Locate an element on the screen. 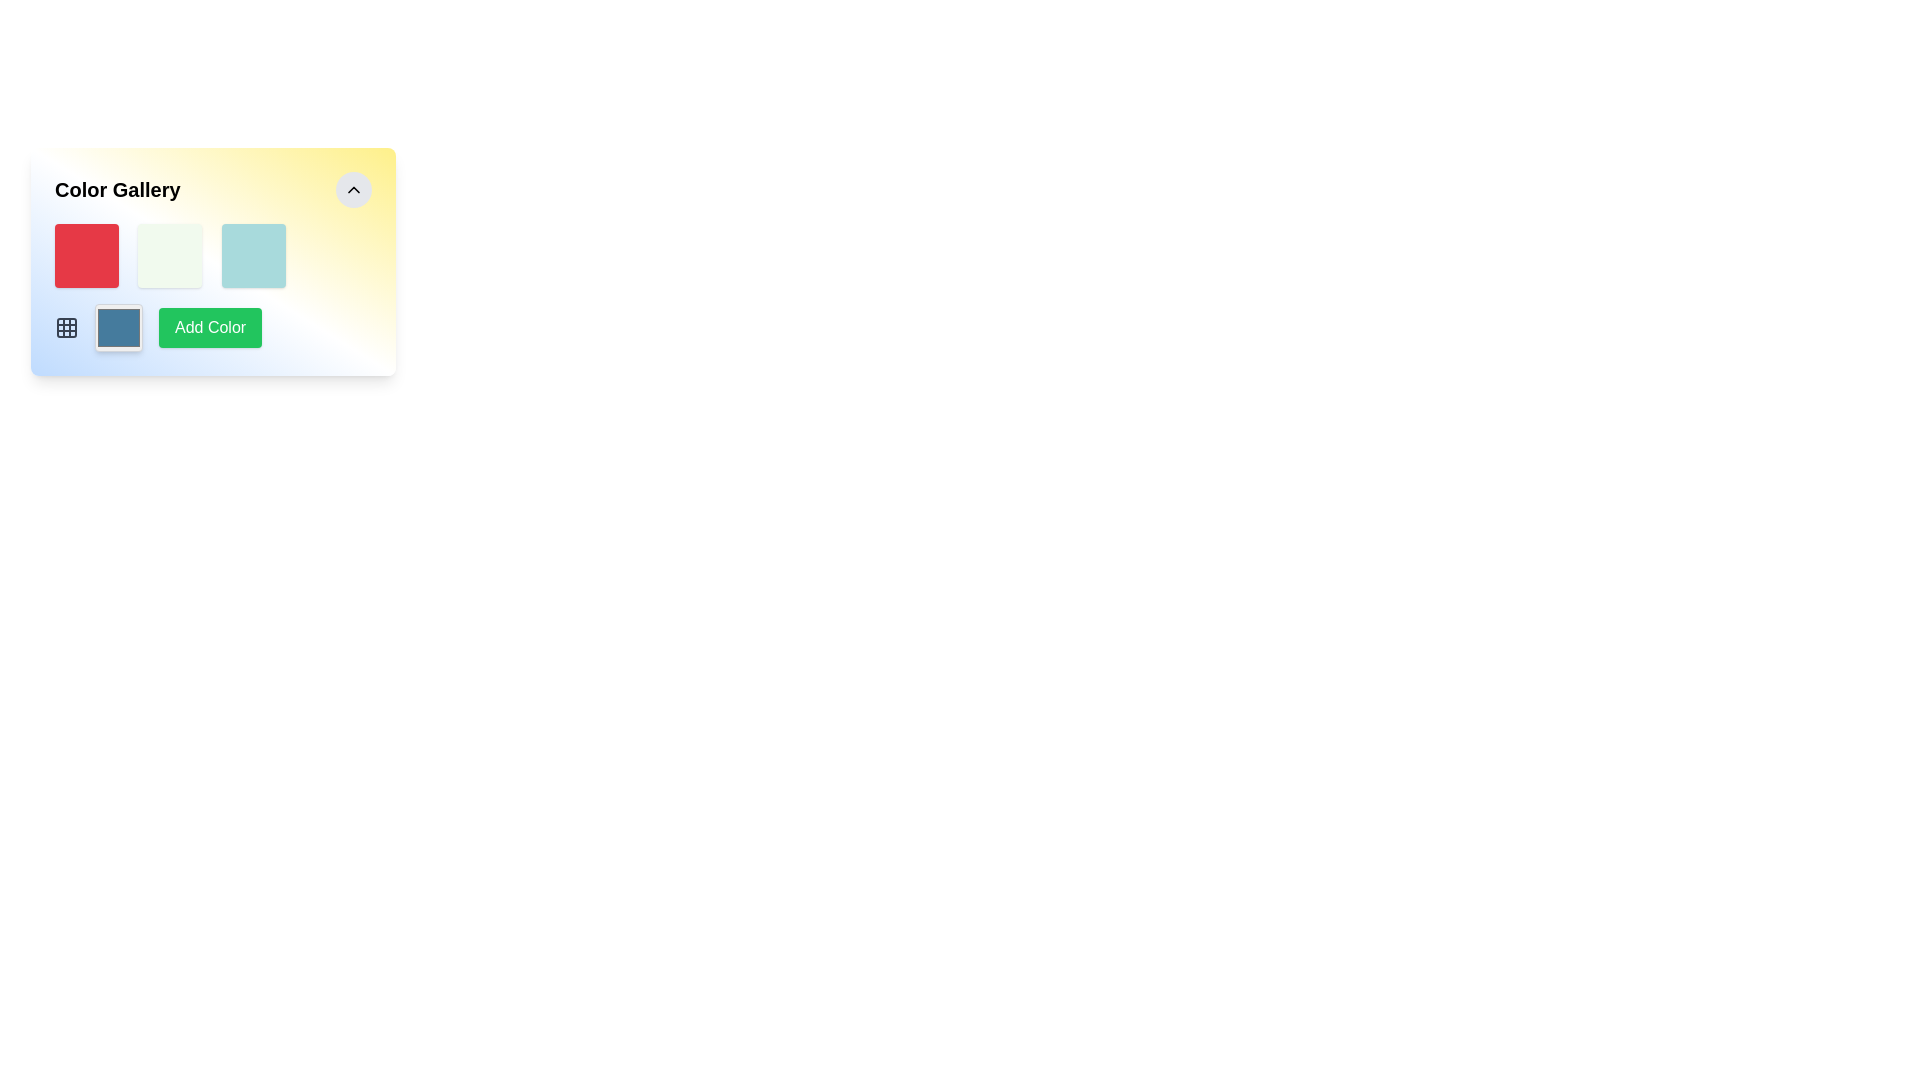 The height and width of the screenshot is (1080, 1920). the button located in the top-right corner of the 'Color Gallery' section to observe its hover effects is located at coordinates (354, 189).